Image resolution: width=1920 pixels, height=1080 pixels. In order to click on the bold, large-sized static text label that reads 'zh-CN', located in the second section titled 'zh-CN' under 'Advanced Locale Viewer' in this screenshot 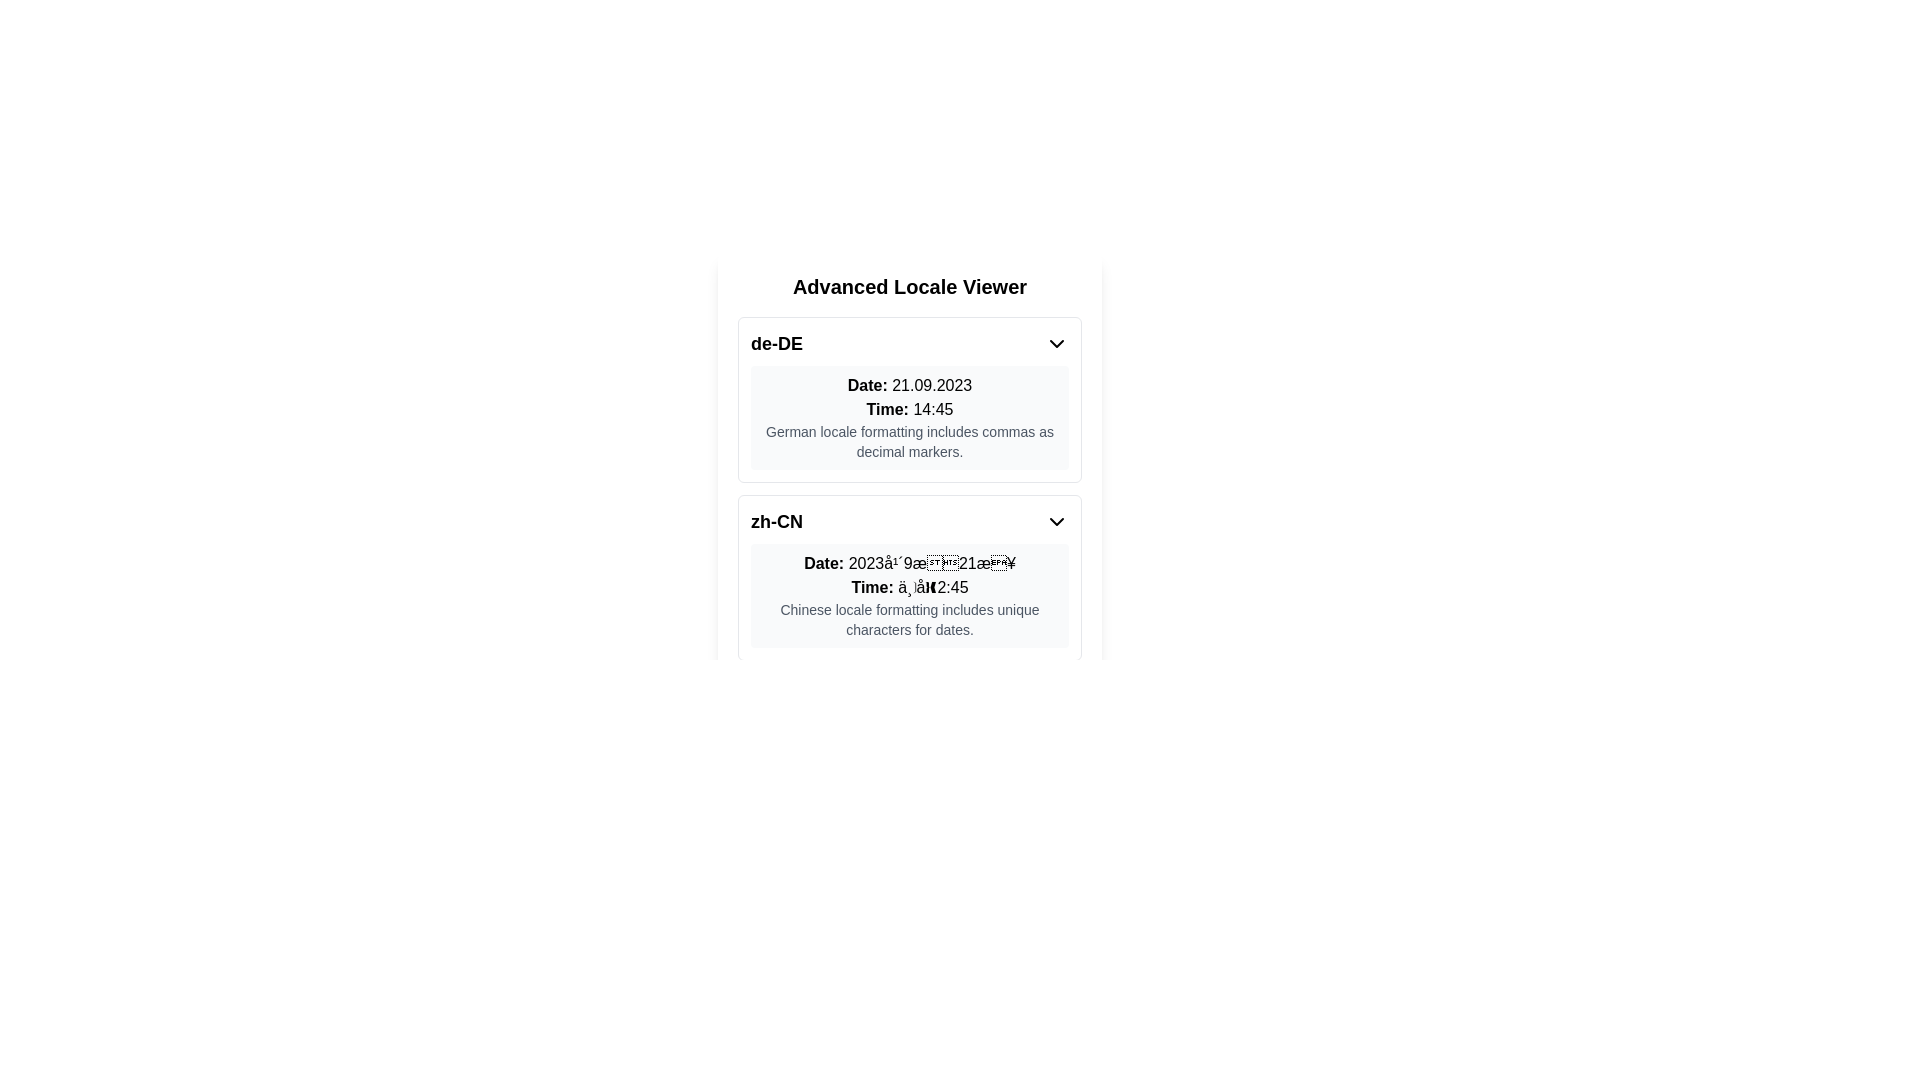, I will do `click(776, 520)`.